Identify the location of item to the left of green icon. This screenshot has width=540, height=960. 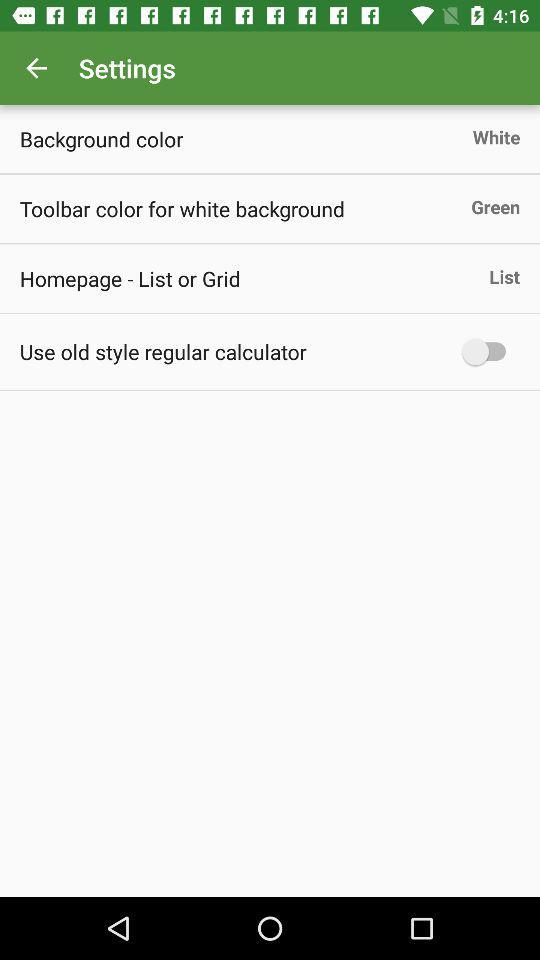
(182, 208).